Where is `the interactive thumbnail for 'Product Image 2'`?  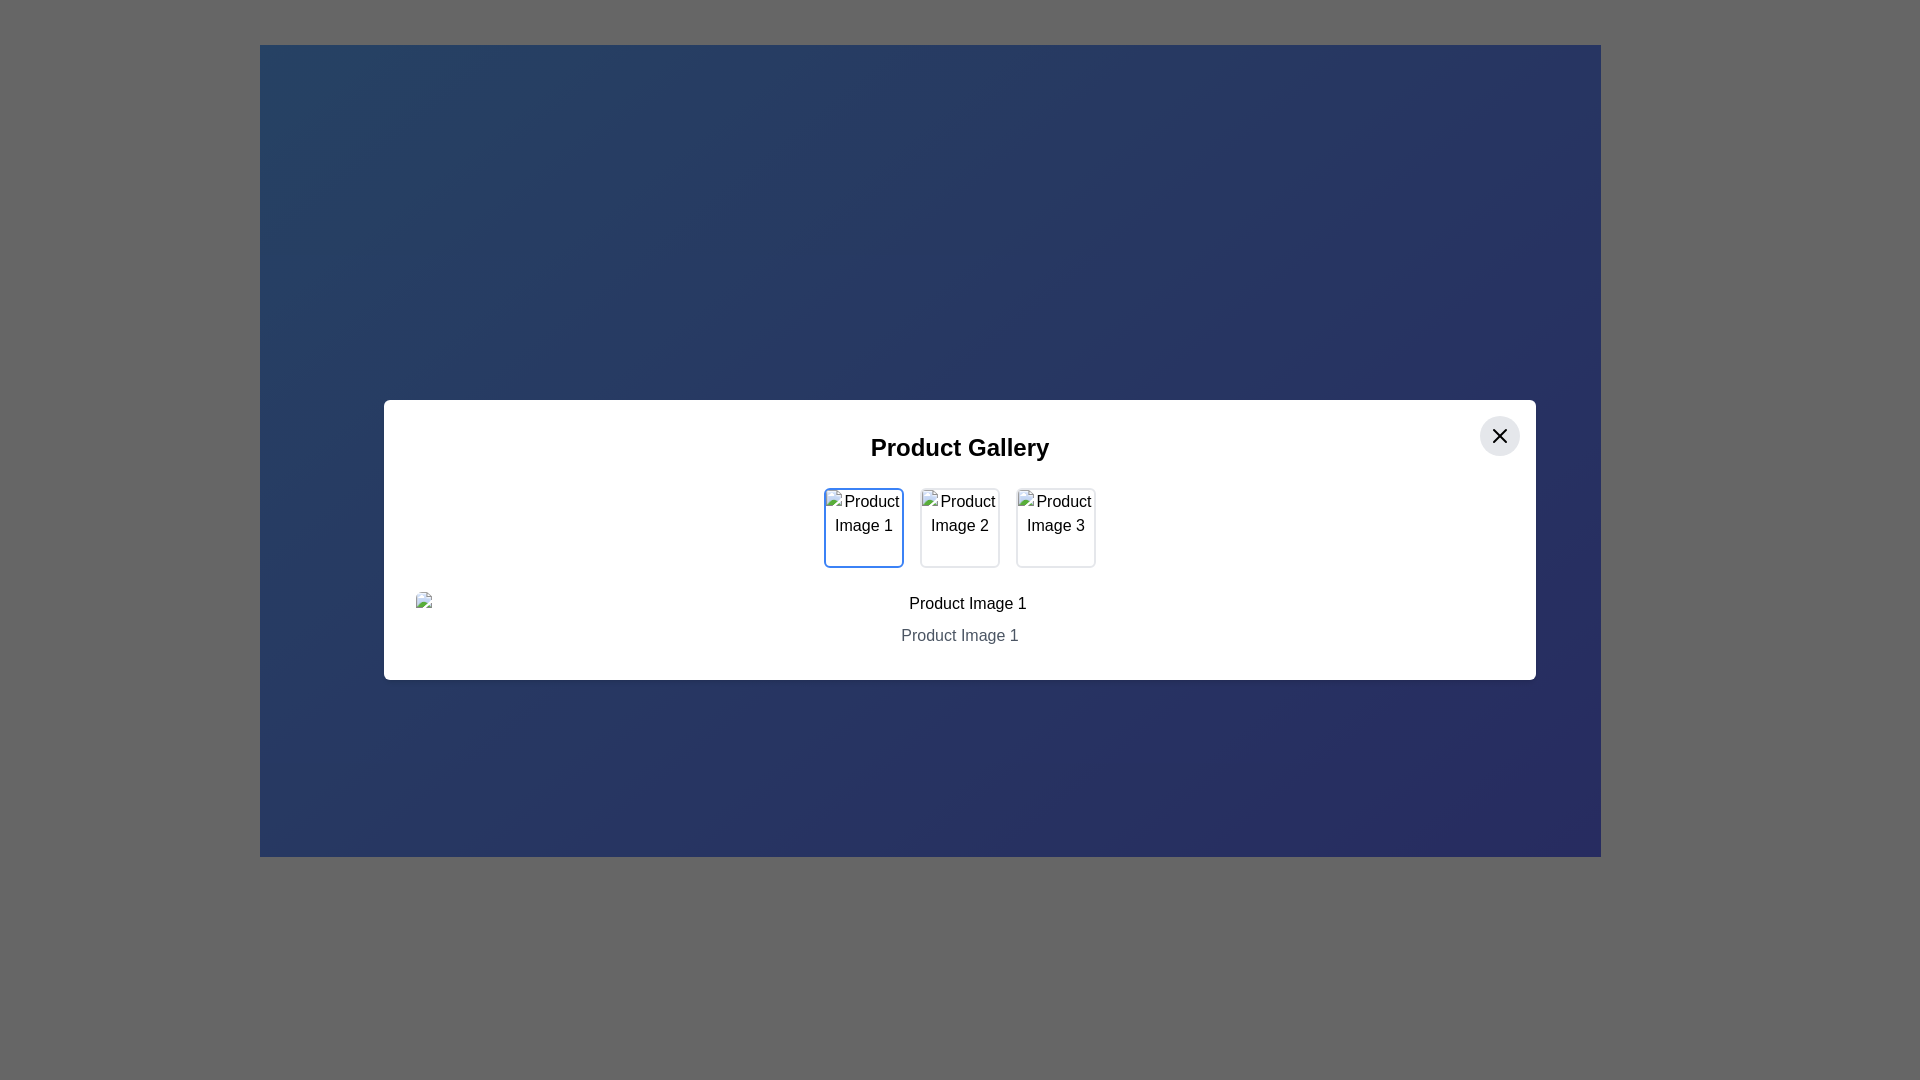 the interactive thumbnail for 'Product Image 2' is located at coordinates (960, 527).